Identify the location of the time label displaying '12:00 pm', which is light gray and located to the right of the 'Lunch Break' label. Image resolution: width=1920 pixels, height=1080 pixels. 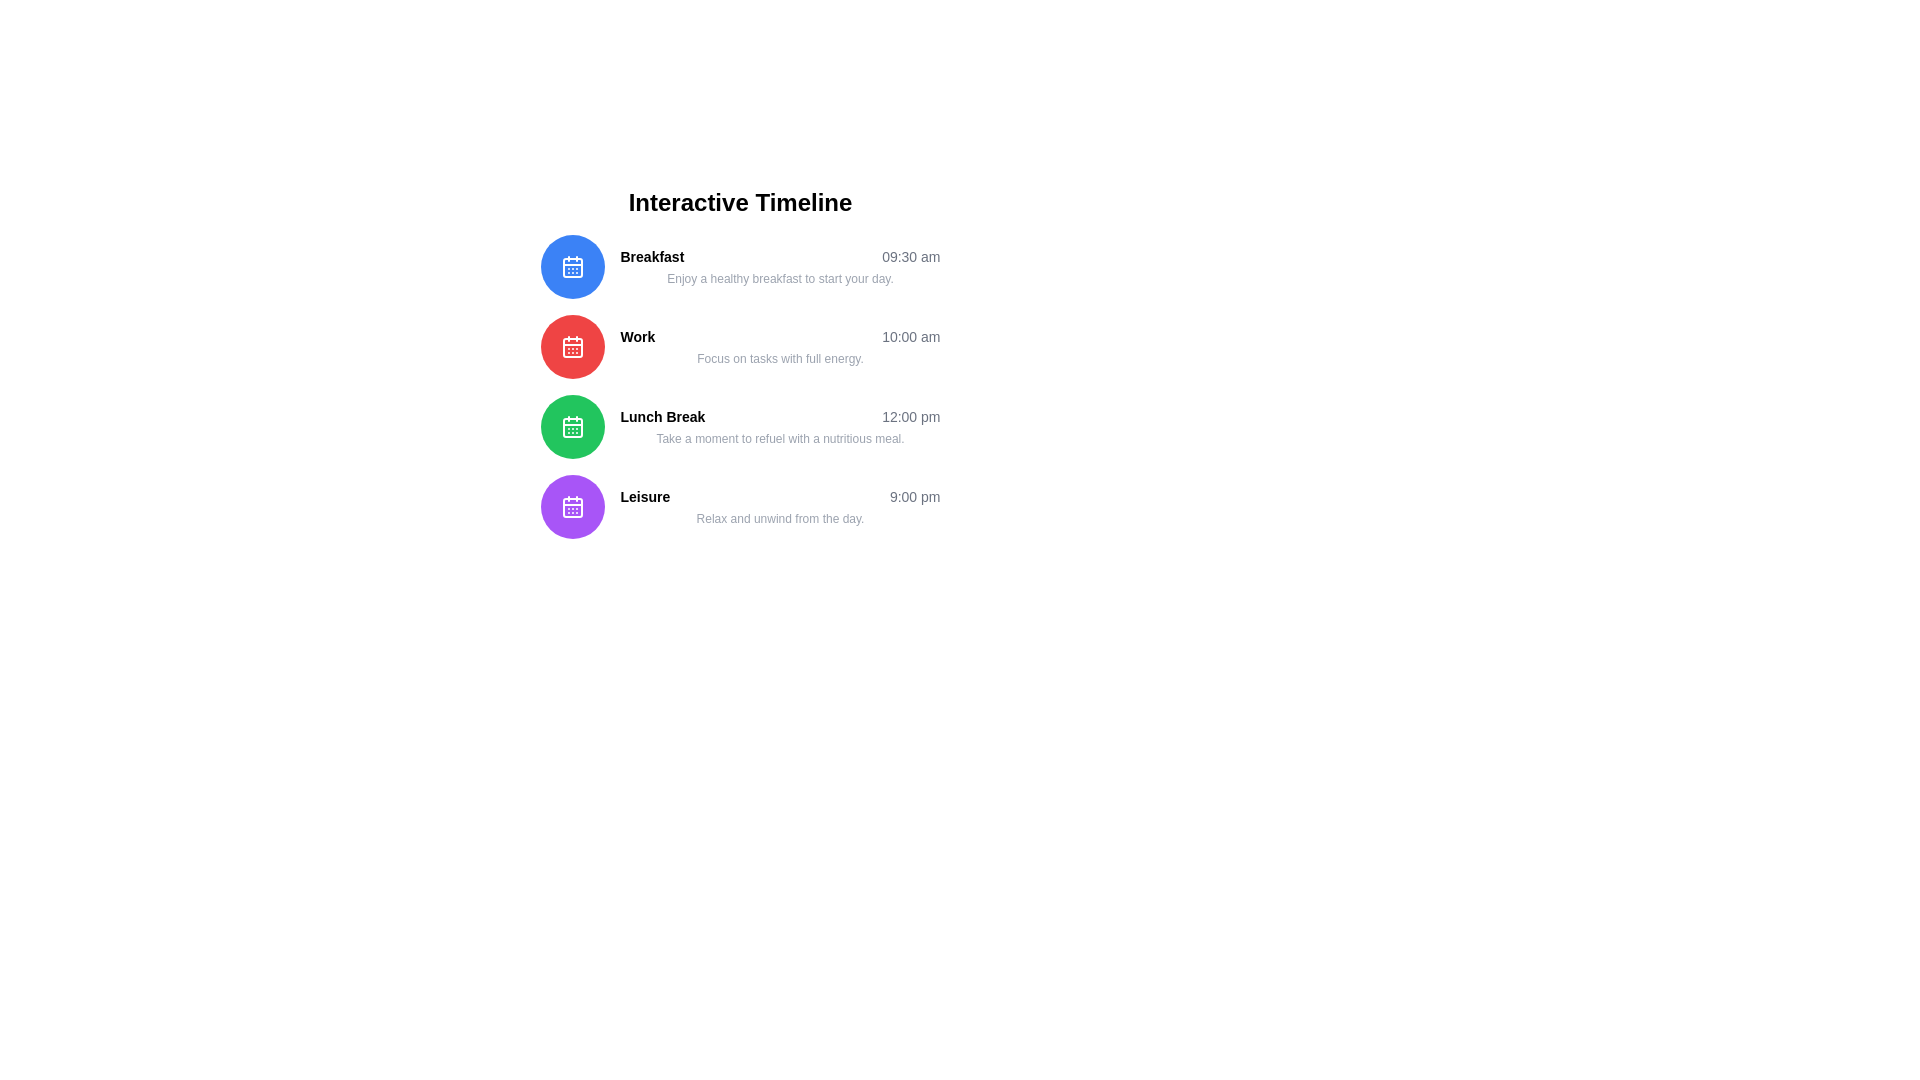
(910, 415).